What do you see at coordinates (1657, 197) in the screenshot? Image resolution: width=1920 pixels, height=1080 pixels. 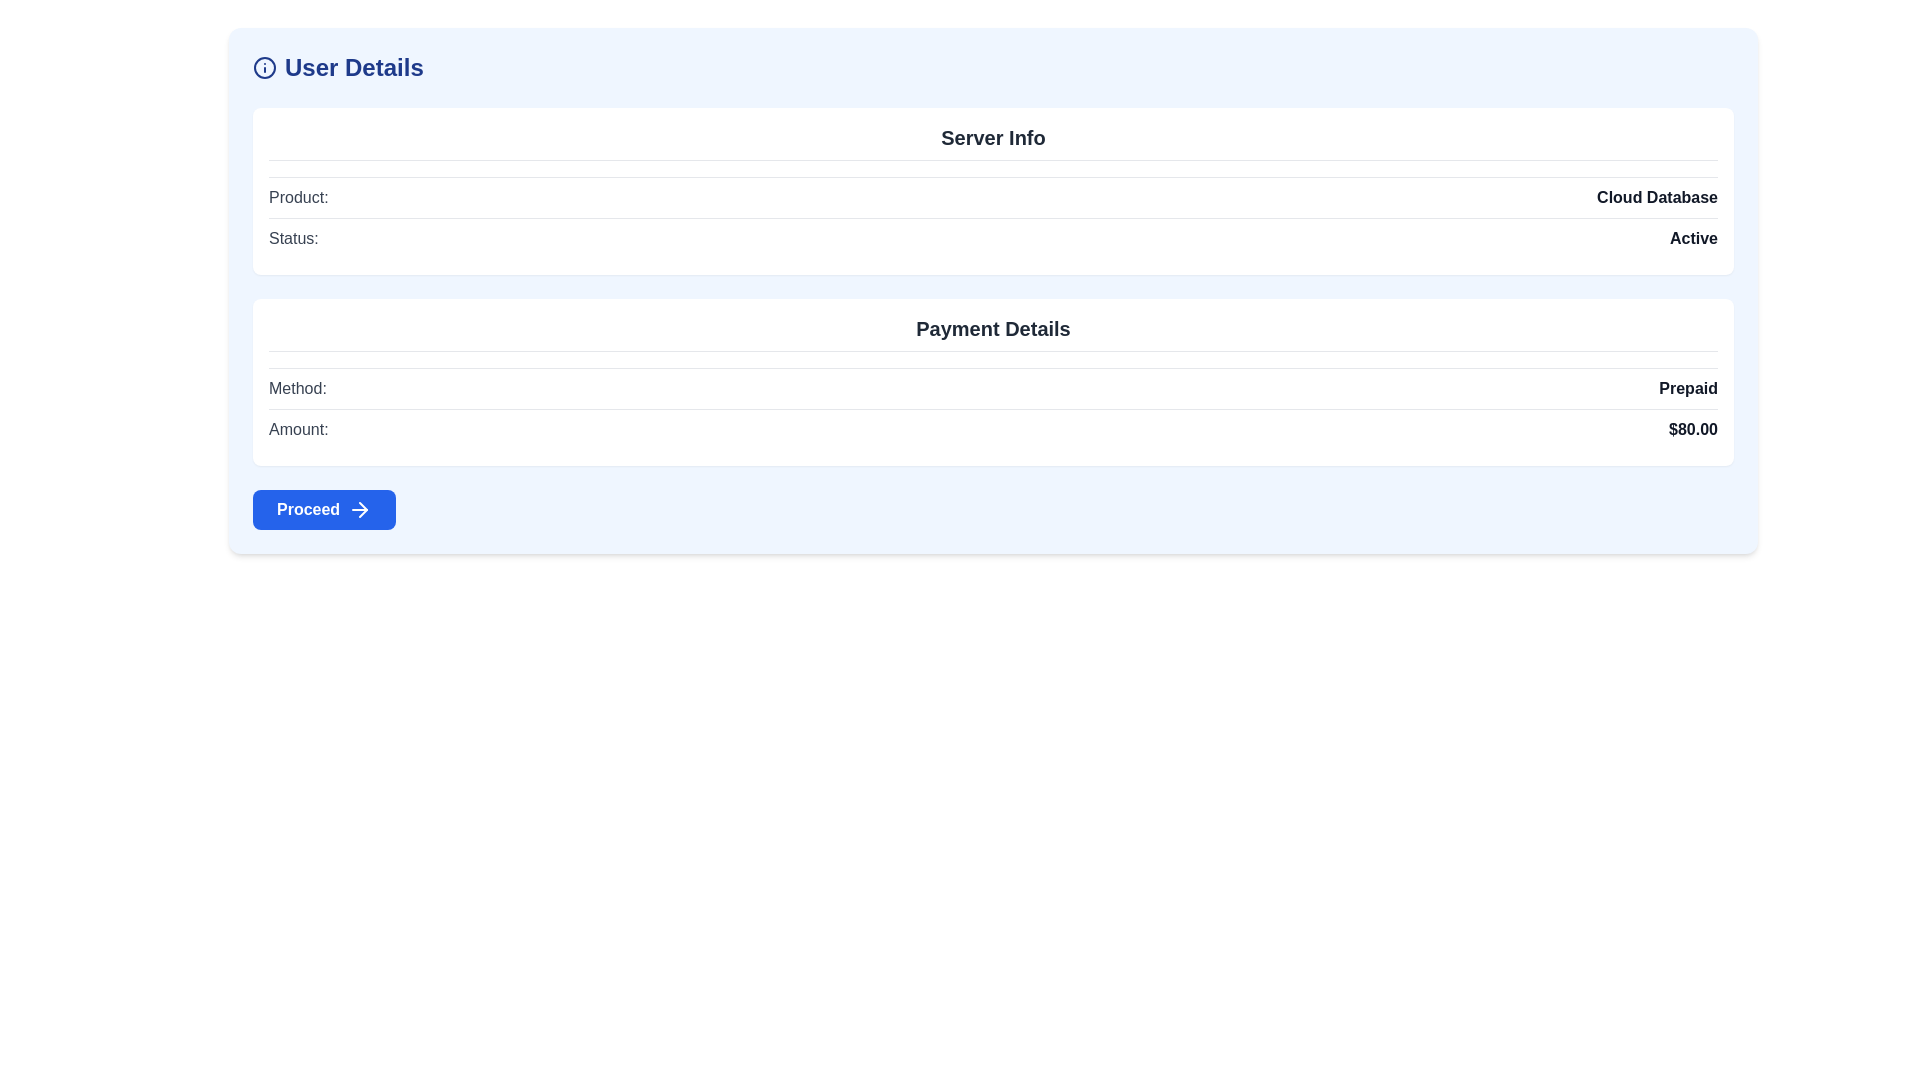 I see `the non-interactive text label displaying 'Cloud Database', located to the right of the 'Product:' label in the Server Info section` at bounding box center [1657, 197].